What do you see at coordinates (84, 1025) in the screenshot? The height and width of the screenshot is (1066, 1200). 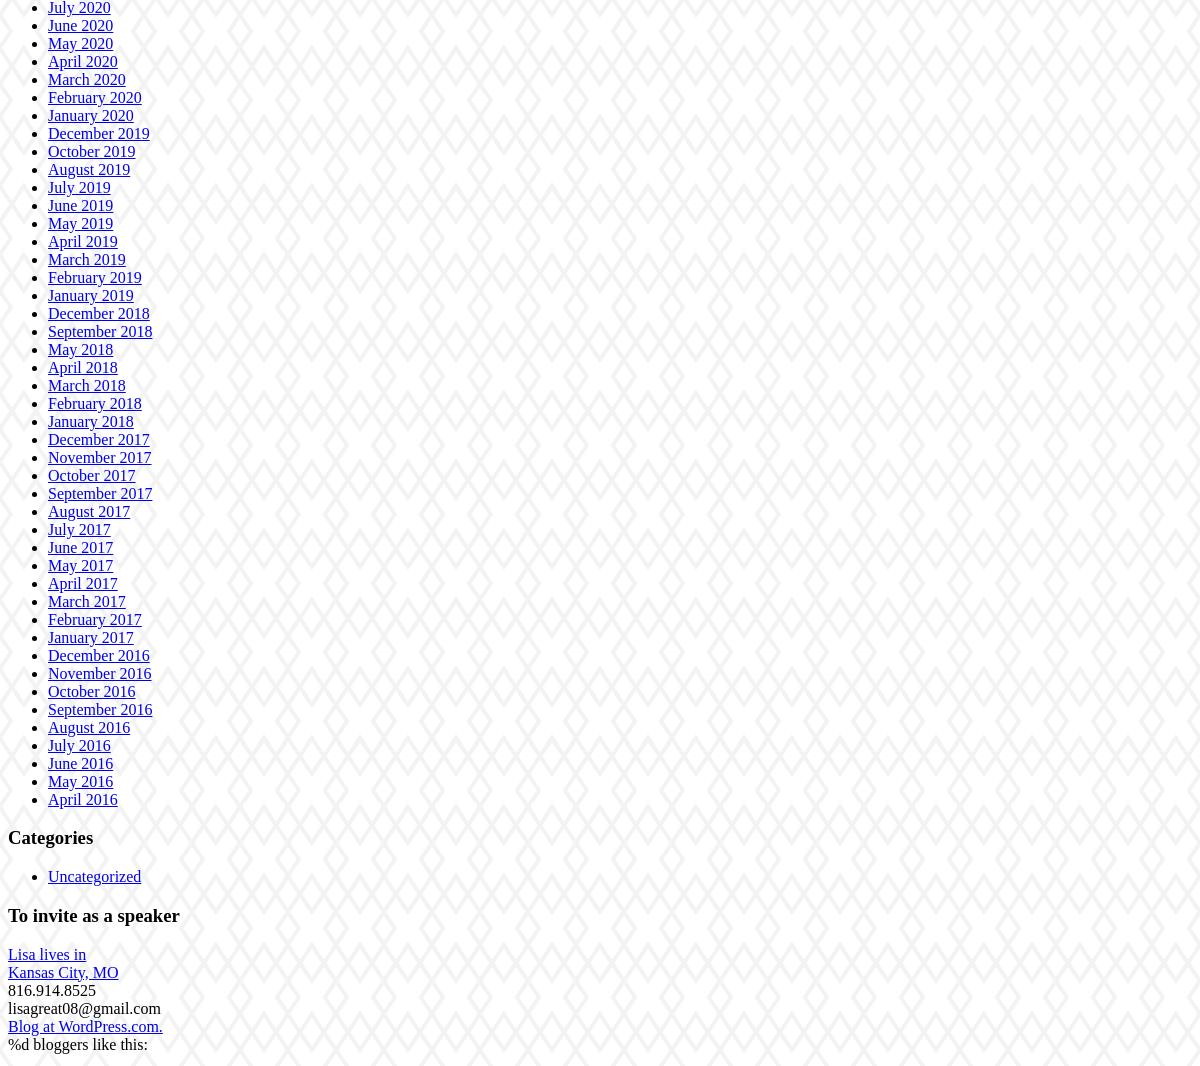 I see `'Blog at WordPress.com.'` at bounding box center [84, 1025].